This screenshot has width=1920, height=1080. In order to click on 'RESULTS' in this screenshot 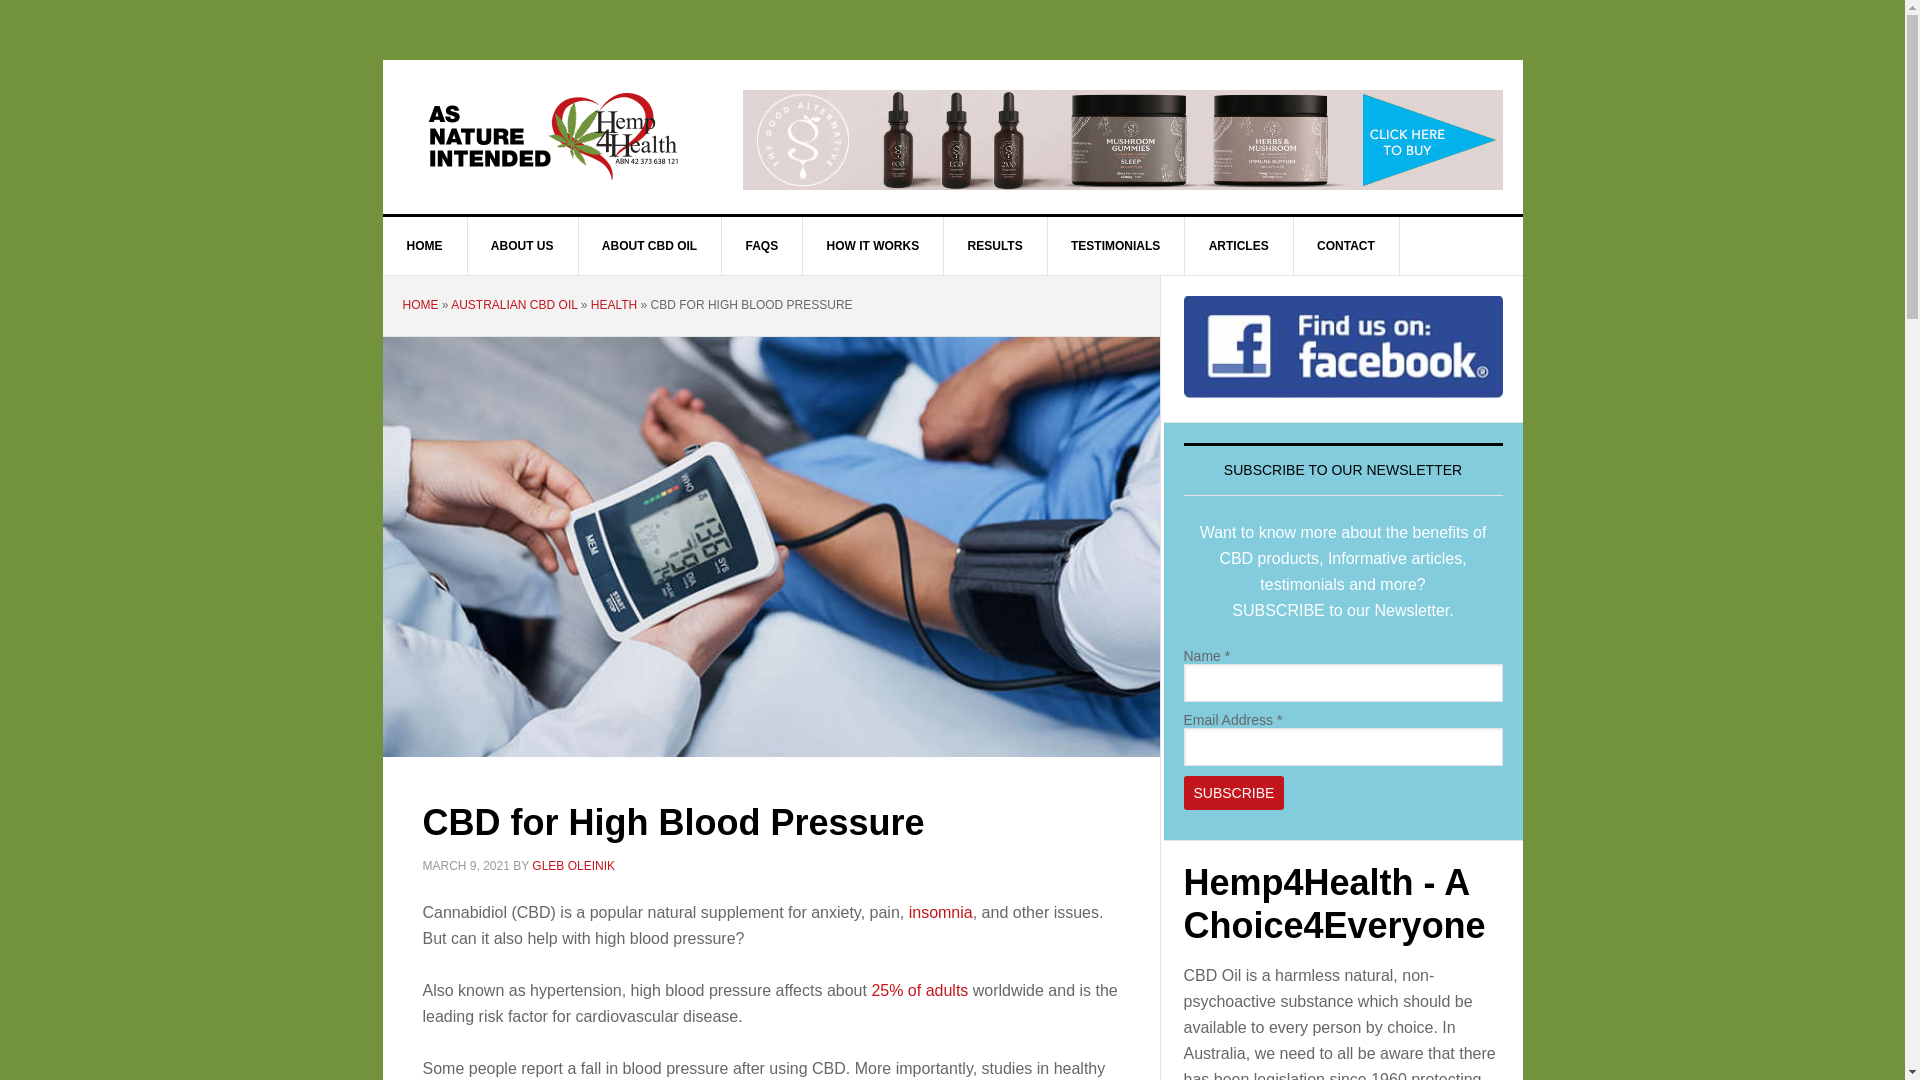, I will do `click(995, 245)`.